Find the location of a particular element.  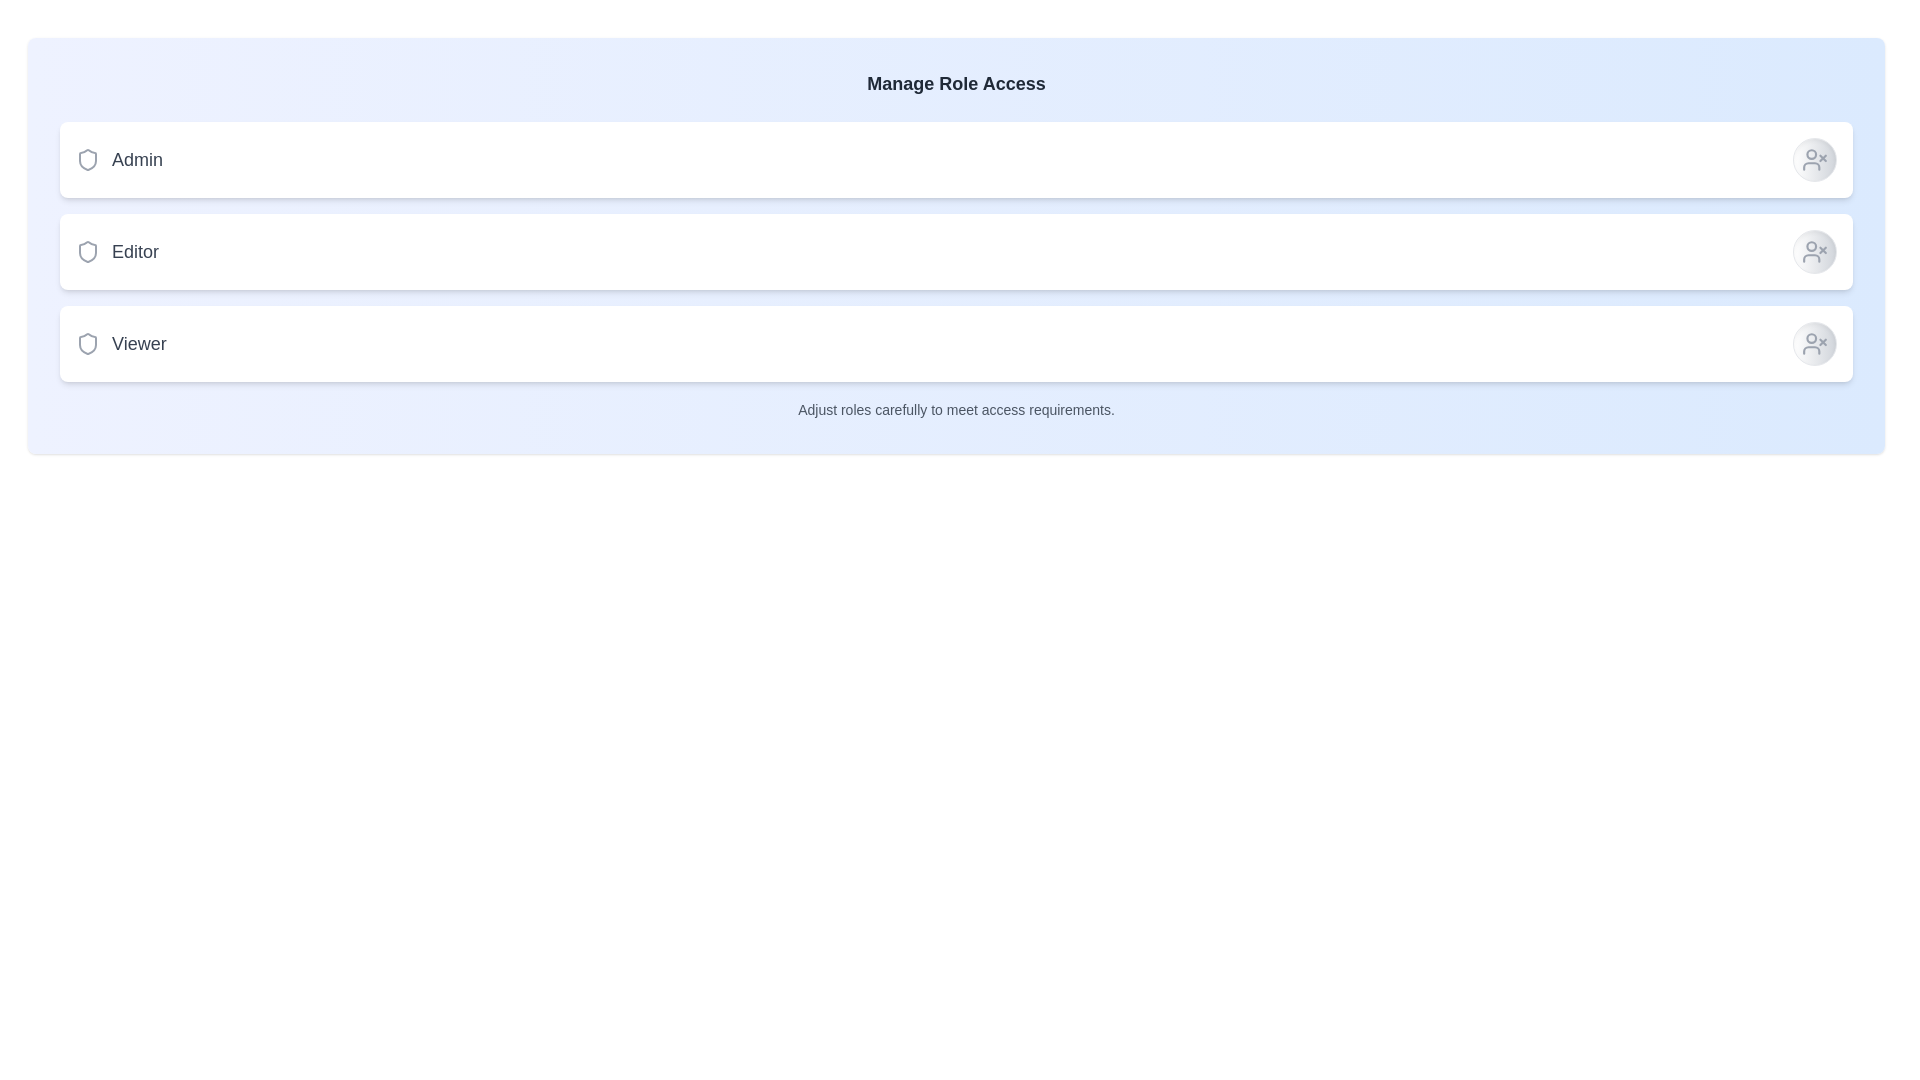

the interactive panel representing the 'Editor' role in the role access management interface is located at coordinates (955, 250).